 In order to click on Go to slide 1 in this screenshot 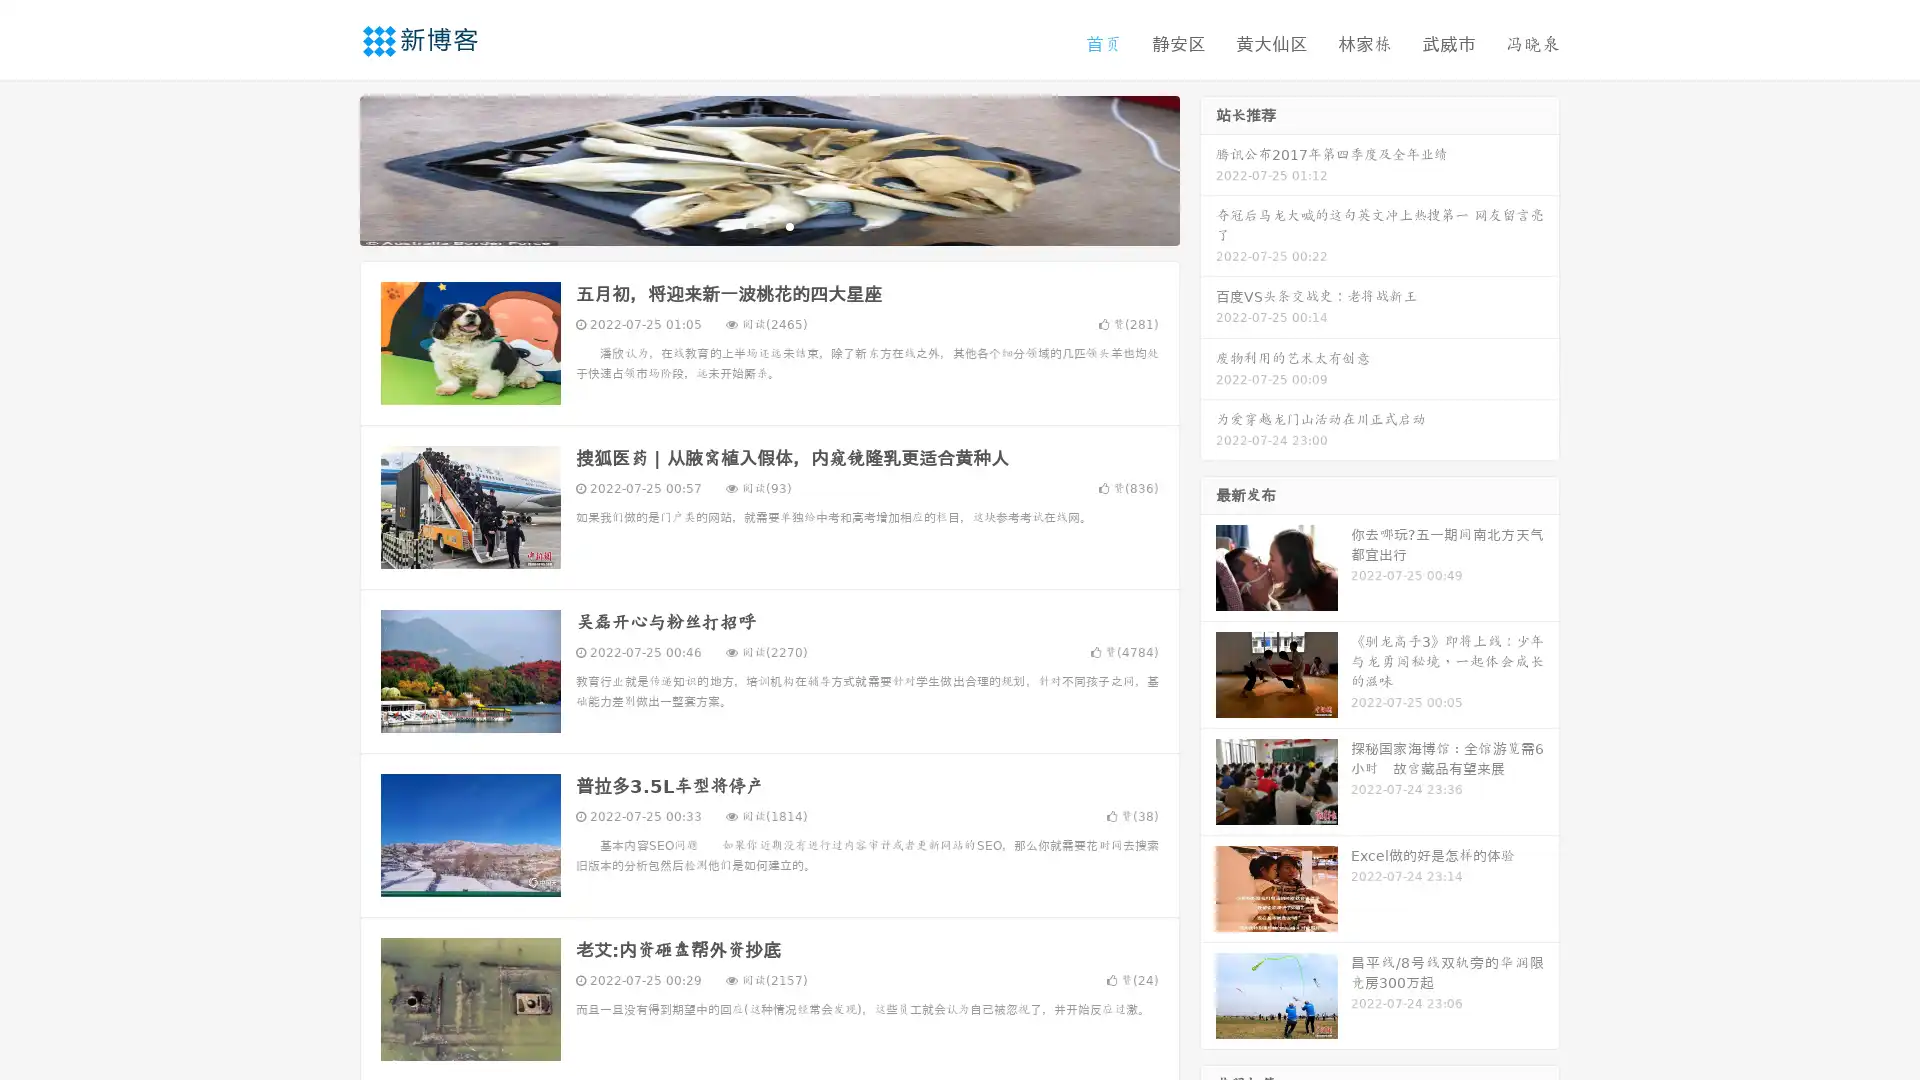, I will do `click(748, 225)`.